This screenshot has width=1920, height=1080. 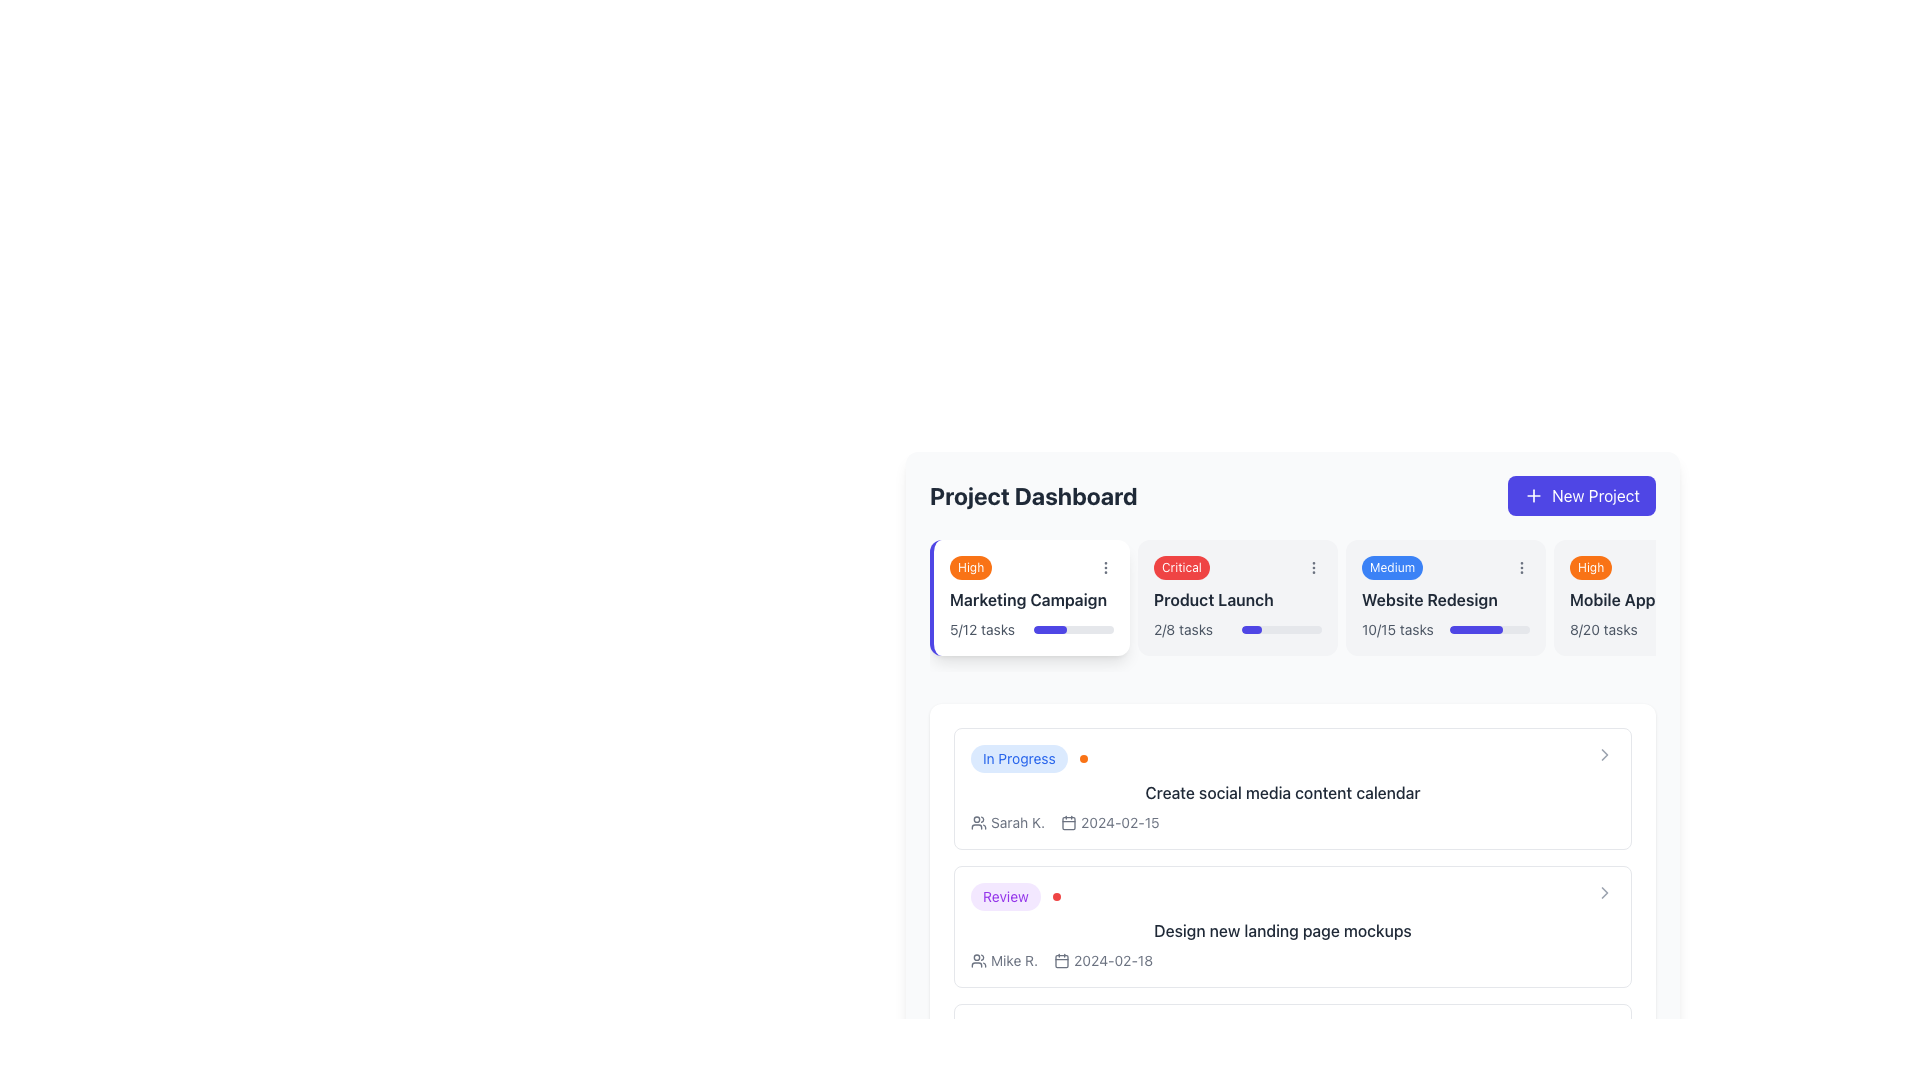 I want to click on status text from the blue pill-shaped label displaying 'In Progress' located on the Project Dashboard under the task 'Create social media content calendar', so click(x=1019, y=759).